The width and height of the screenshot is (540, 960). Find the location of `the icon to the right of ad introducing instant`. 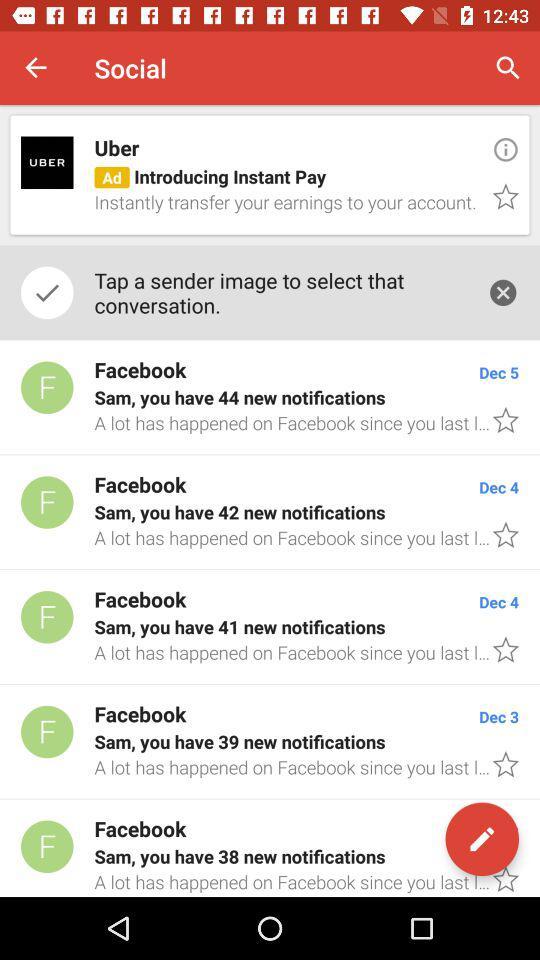

the icon to the right of ad introducing instant is located at coordinates (504, 148).